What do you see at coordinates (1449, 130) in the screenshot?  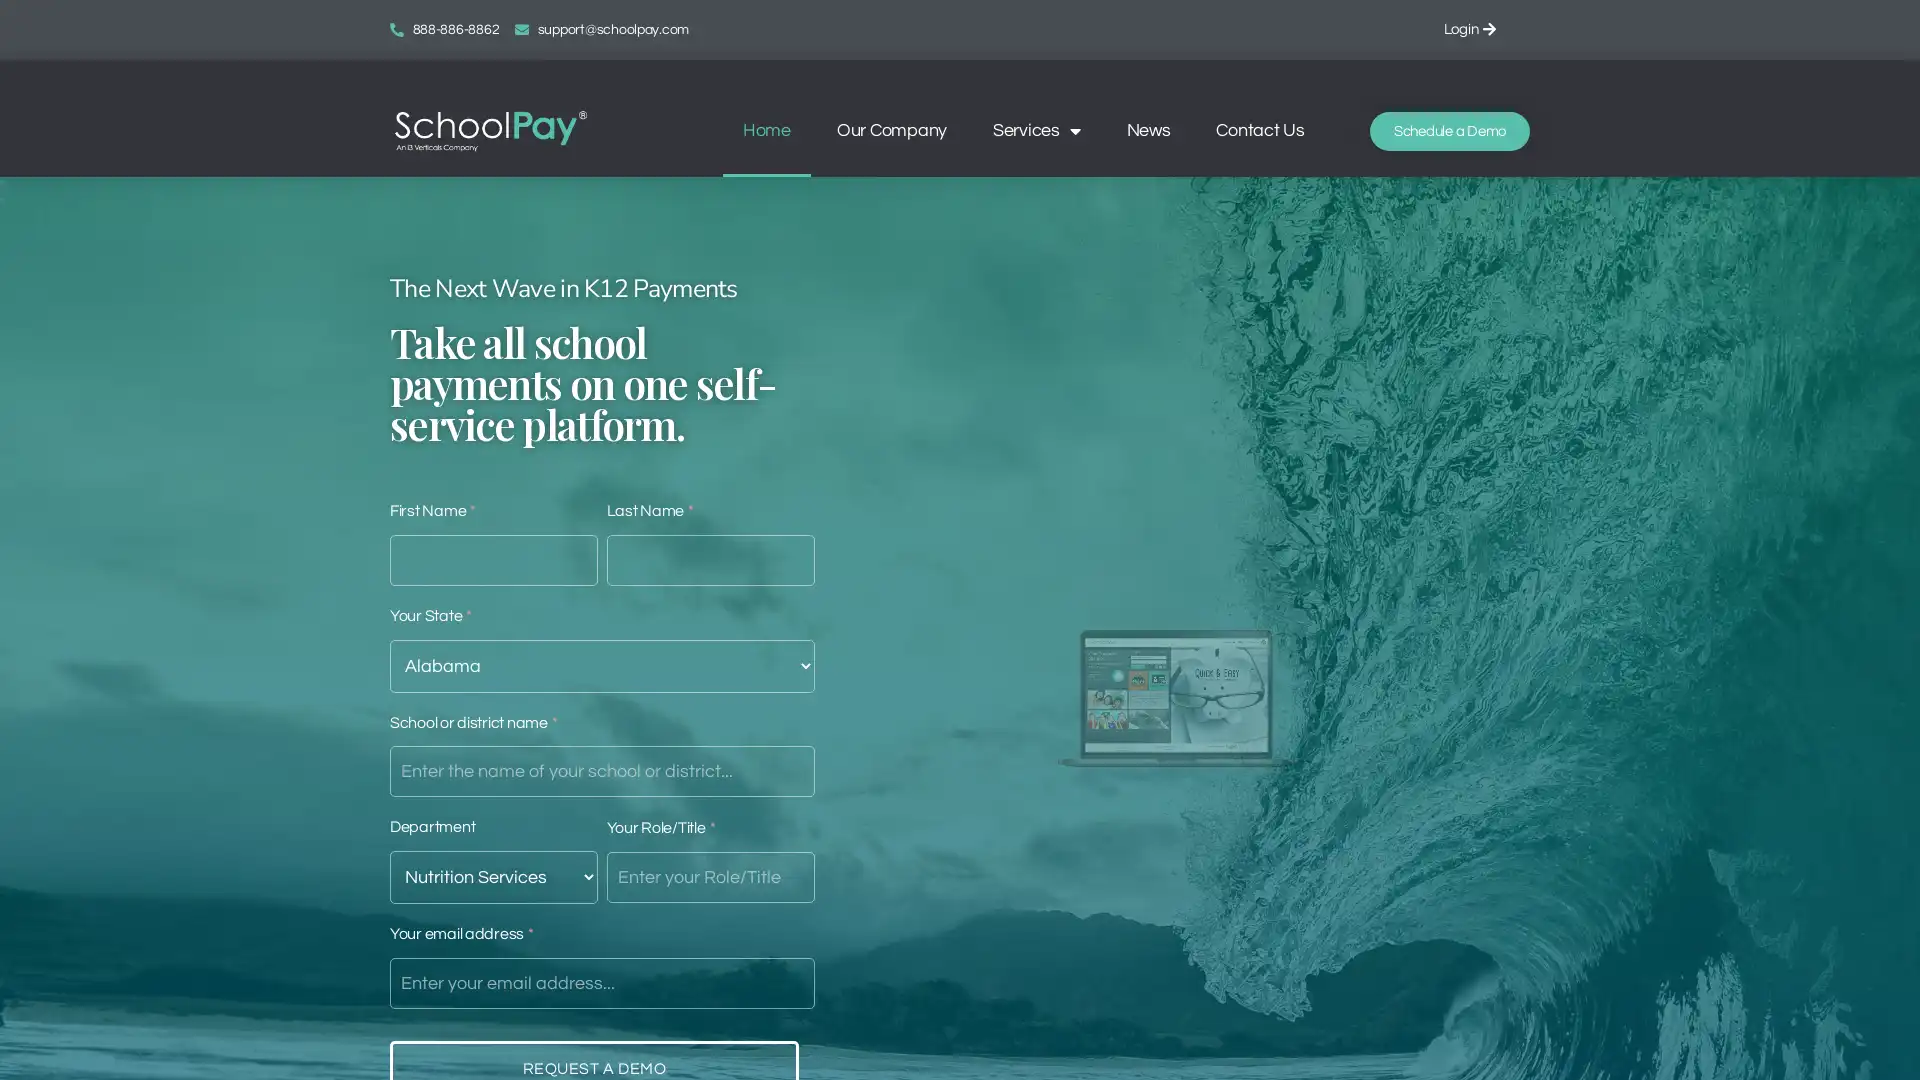 I see `Schedule a Demo` at bounding box center [1449, 130].